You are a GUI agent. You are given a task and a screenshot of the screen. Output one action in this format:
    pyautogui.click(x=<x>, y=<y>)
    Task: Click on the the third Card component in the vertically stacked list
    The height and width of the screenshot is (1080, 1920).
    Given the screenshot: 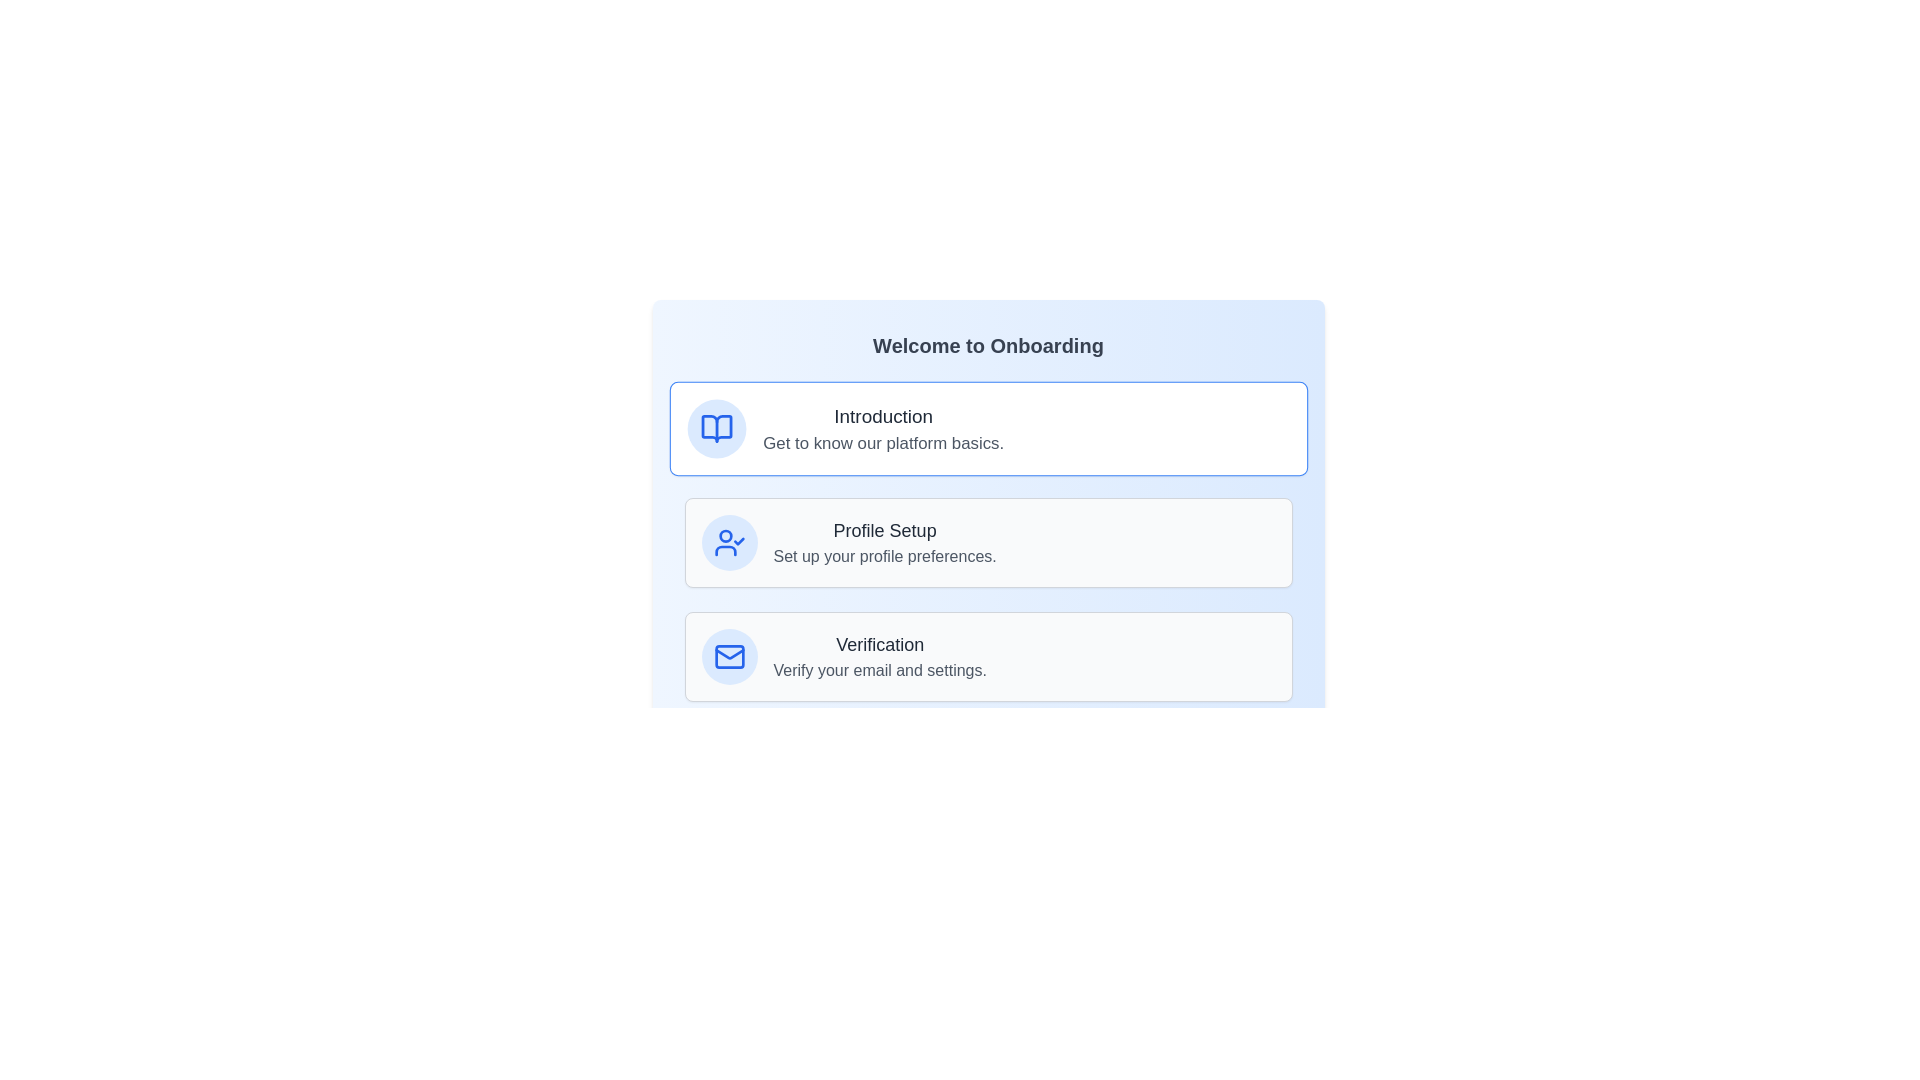 What is the action you would take?
    pyautogui.click(x=988, y=656)
    